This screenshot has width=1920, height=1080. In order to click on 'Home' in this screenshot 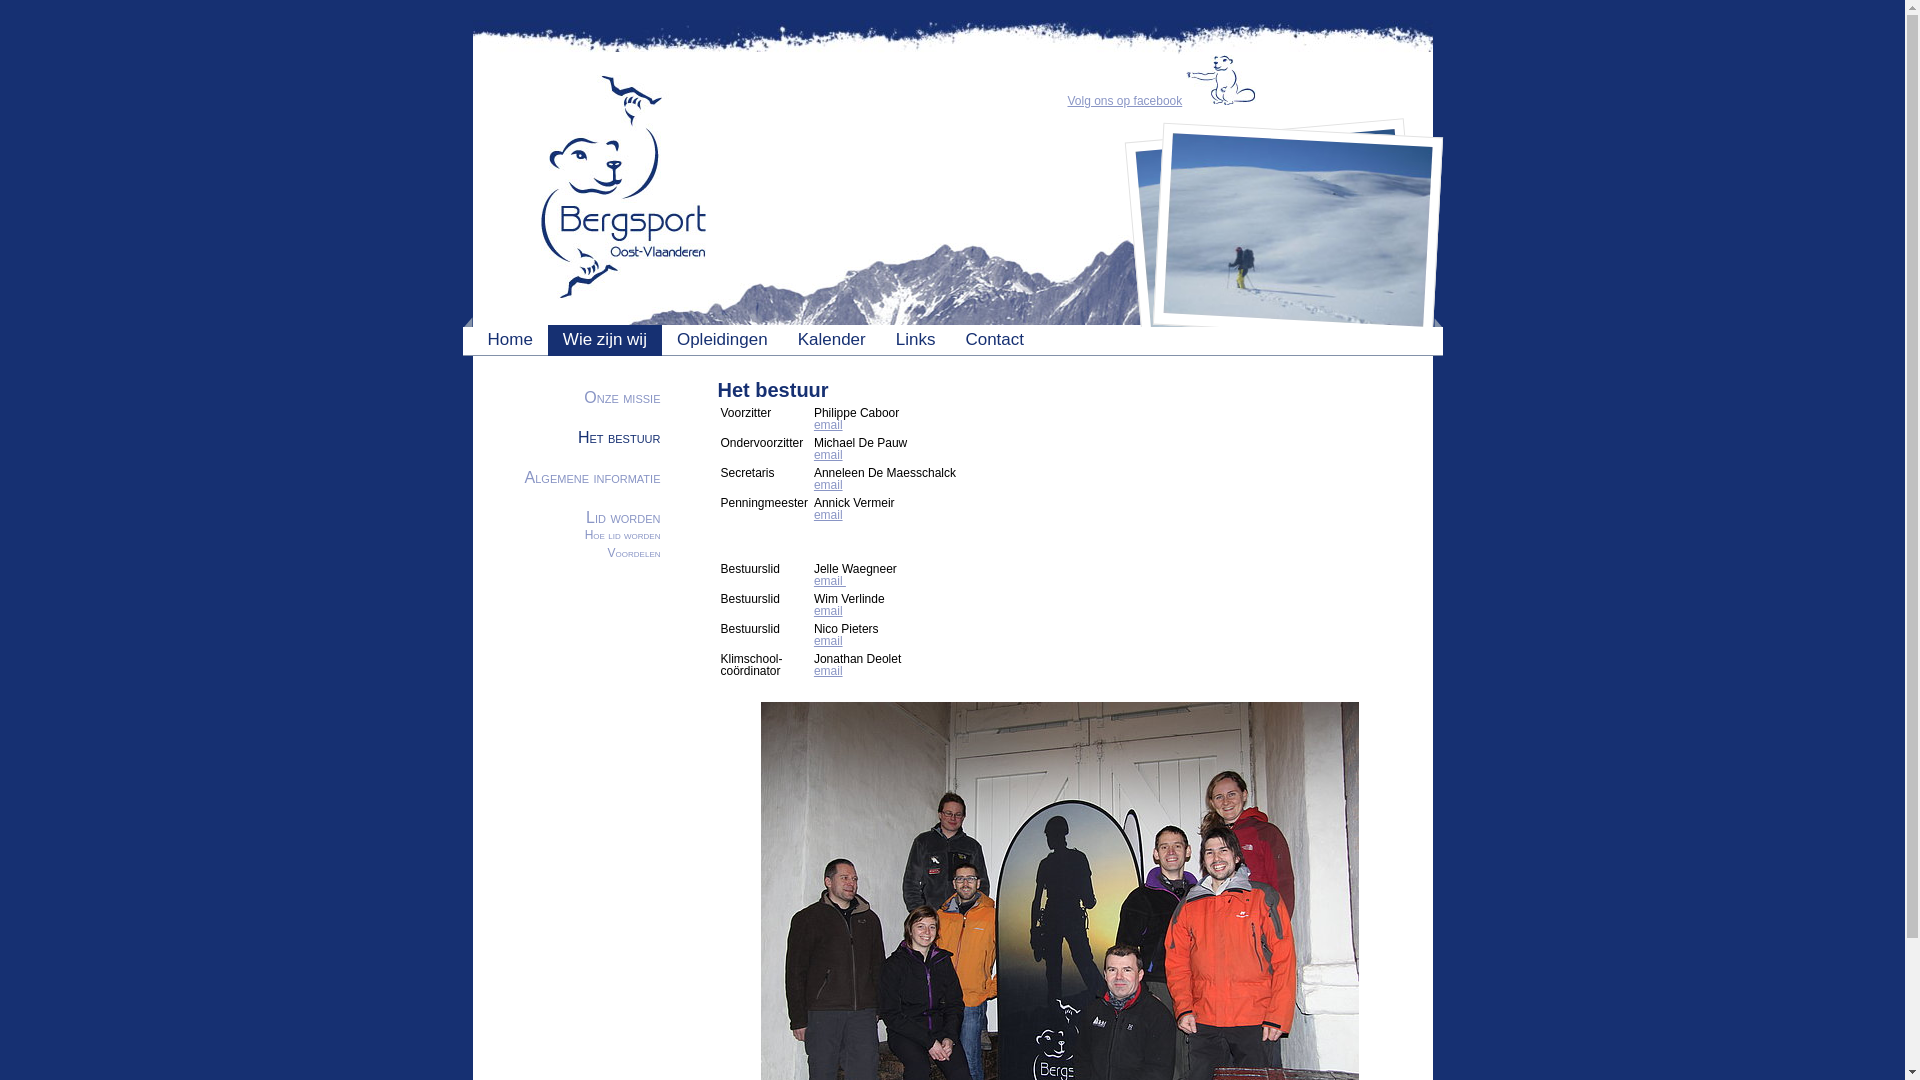, I will do `click(488, 338)`.